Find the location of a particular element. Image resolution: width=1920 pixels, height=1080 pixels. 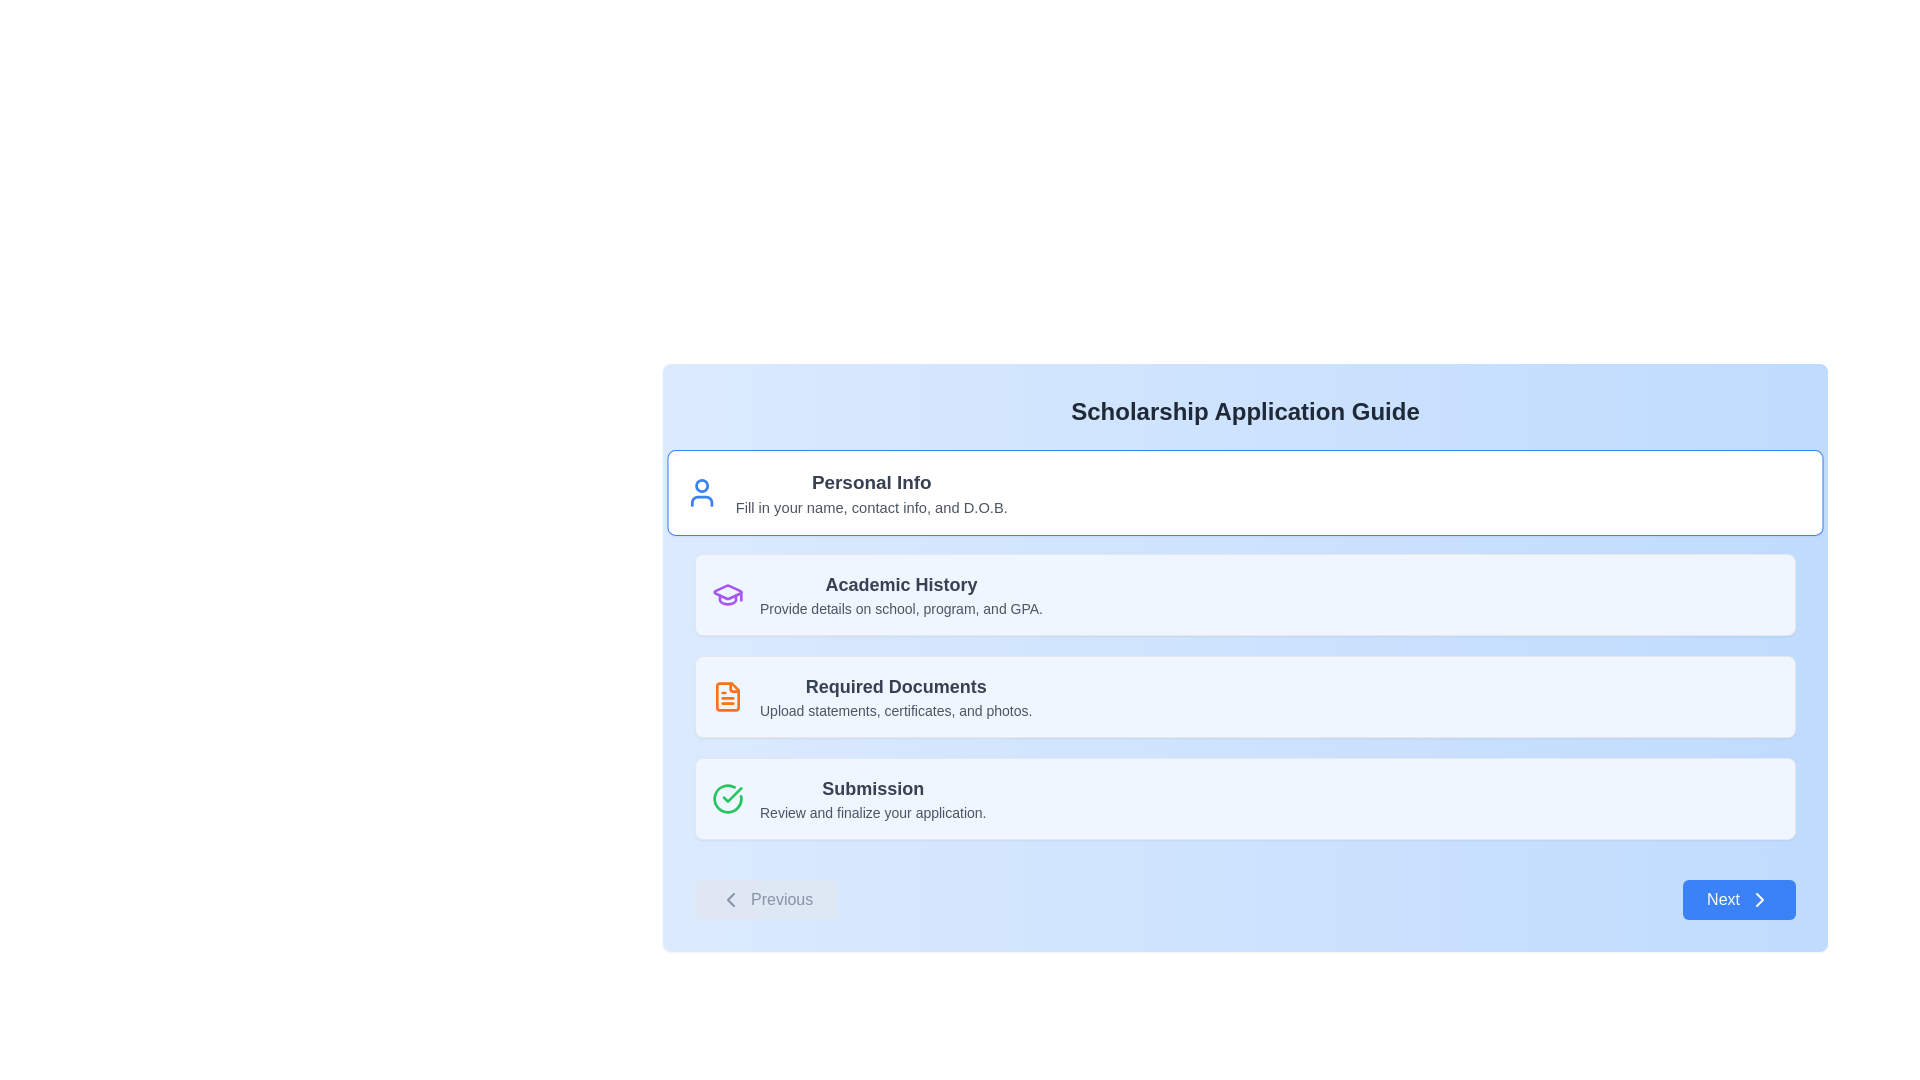

the 'Next' button with a blue background and white text, located at the bottom-right corner of the navigation group is located at coordinates (1738, 898).